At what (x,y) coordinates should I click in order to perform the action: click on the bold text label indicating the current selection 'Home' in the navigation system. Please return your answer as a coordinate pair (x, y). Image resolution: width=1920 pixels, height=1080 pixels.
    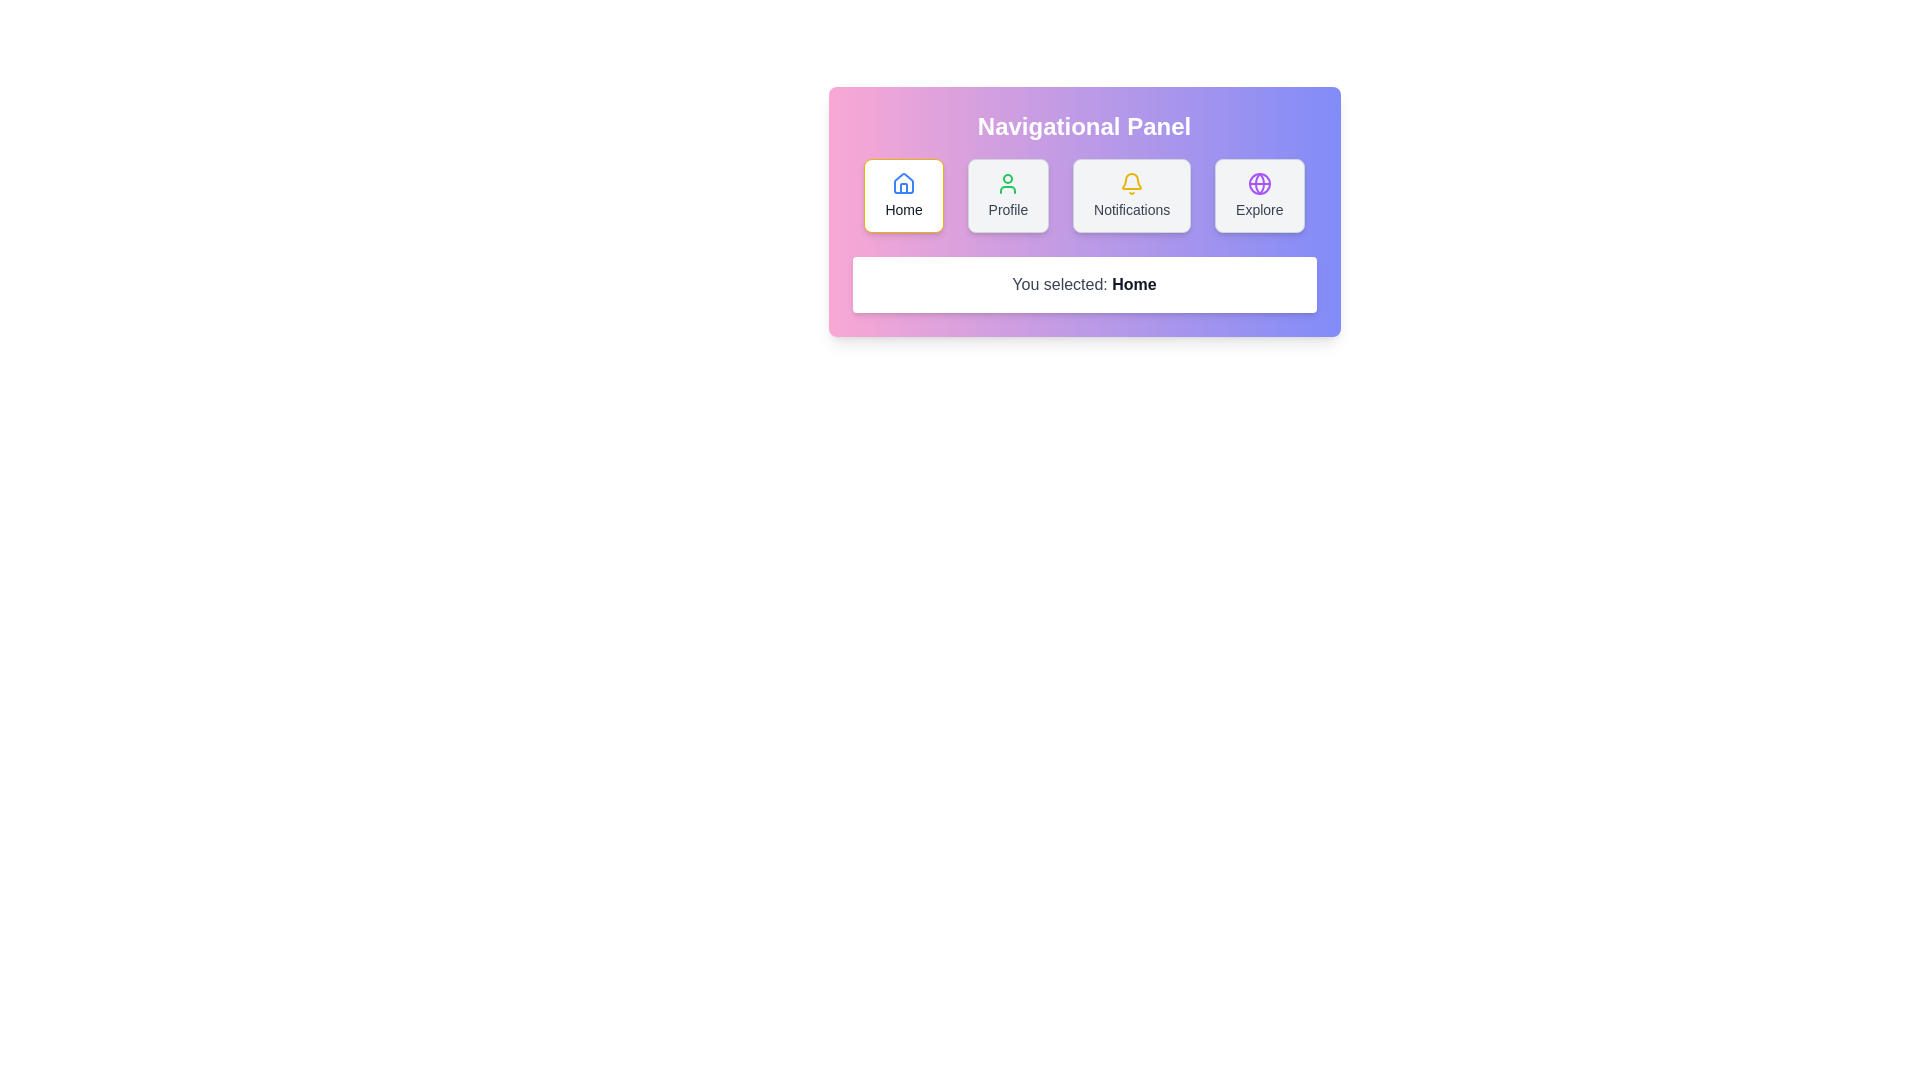
    Looking at the image, I should click on (1134, 284).